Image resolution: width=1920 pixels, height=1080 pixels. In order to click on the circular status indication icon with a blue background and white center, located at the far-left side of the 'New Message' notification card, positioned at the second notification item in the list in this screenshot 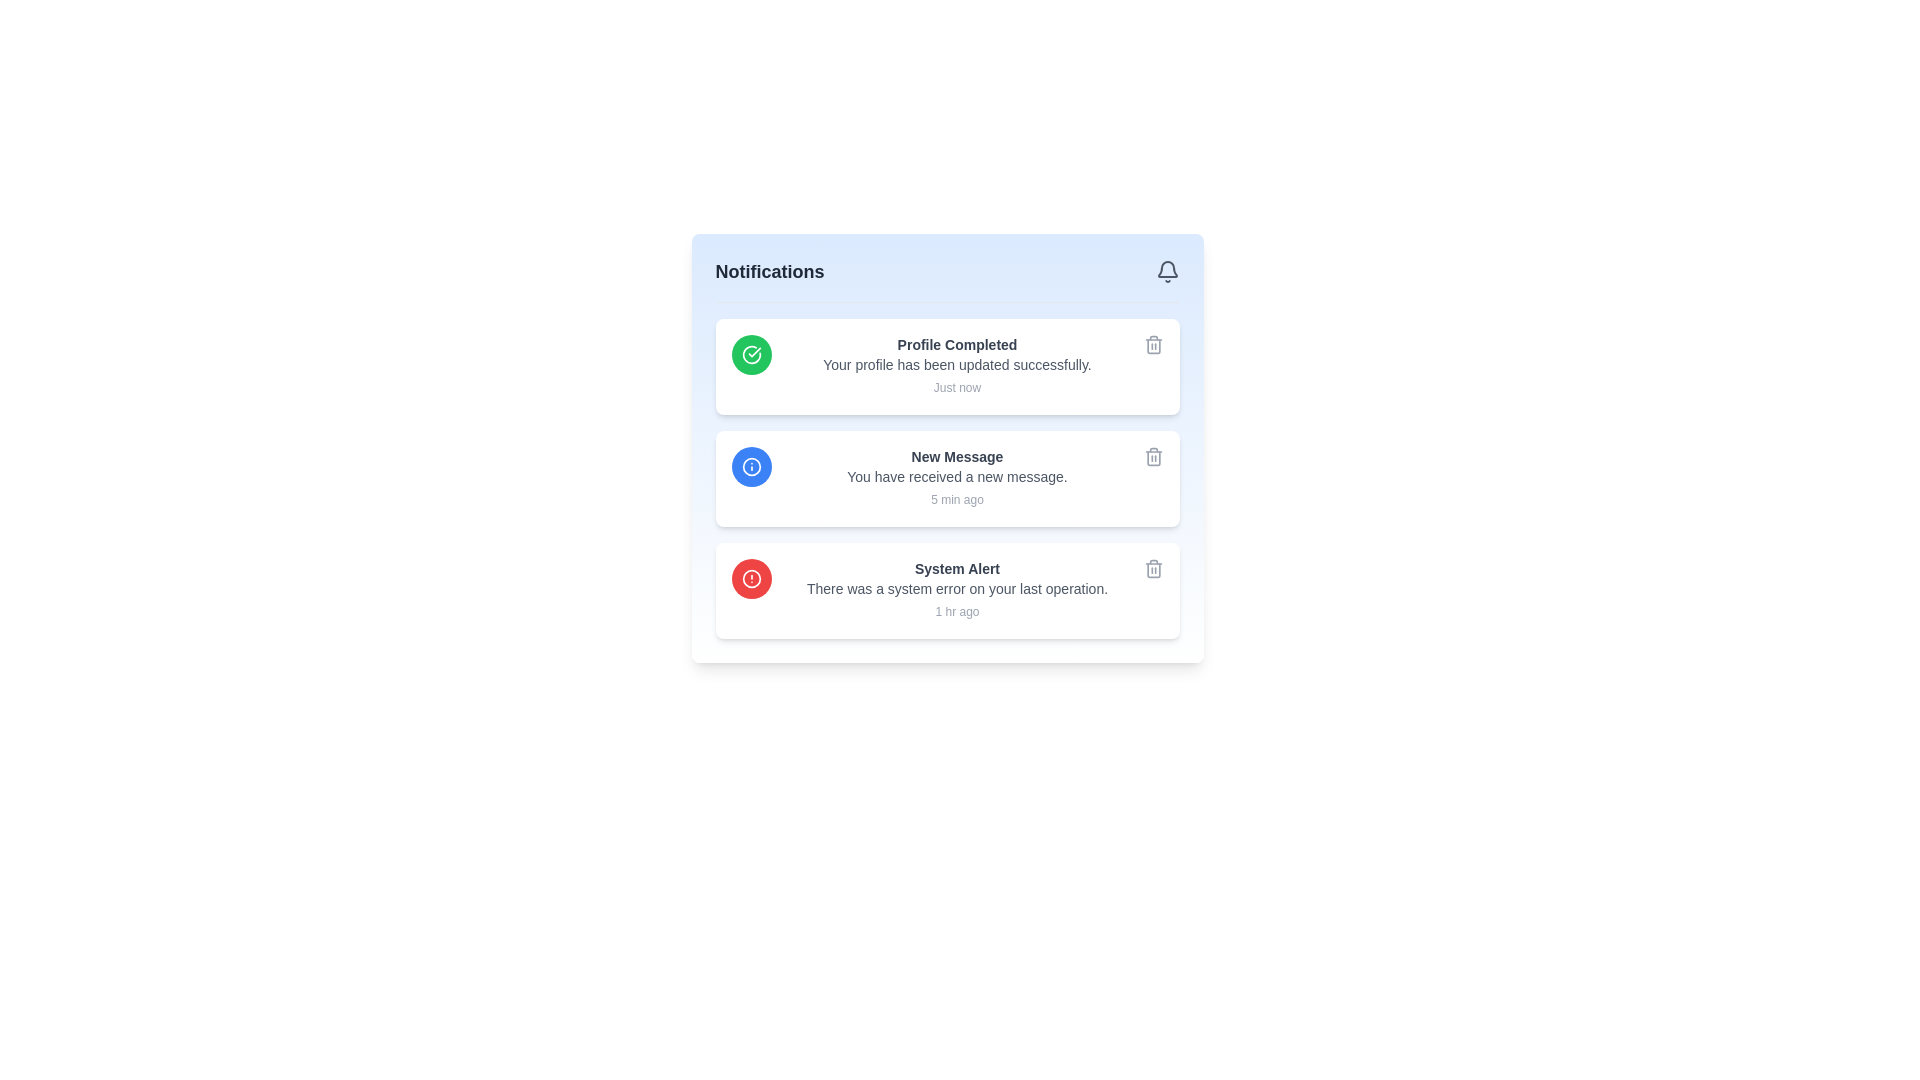, I will do `click(750, 466)`.